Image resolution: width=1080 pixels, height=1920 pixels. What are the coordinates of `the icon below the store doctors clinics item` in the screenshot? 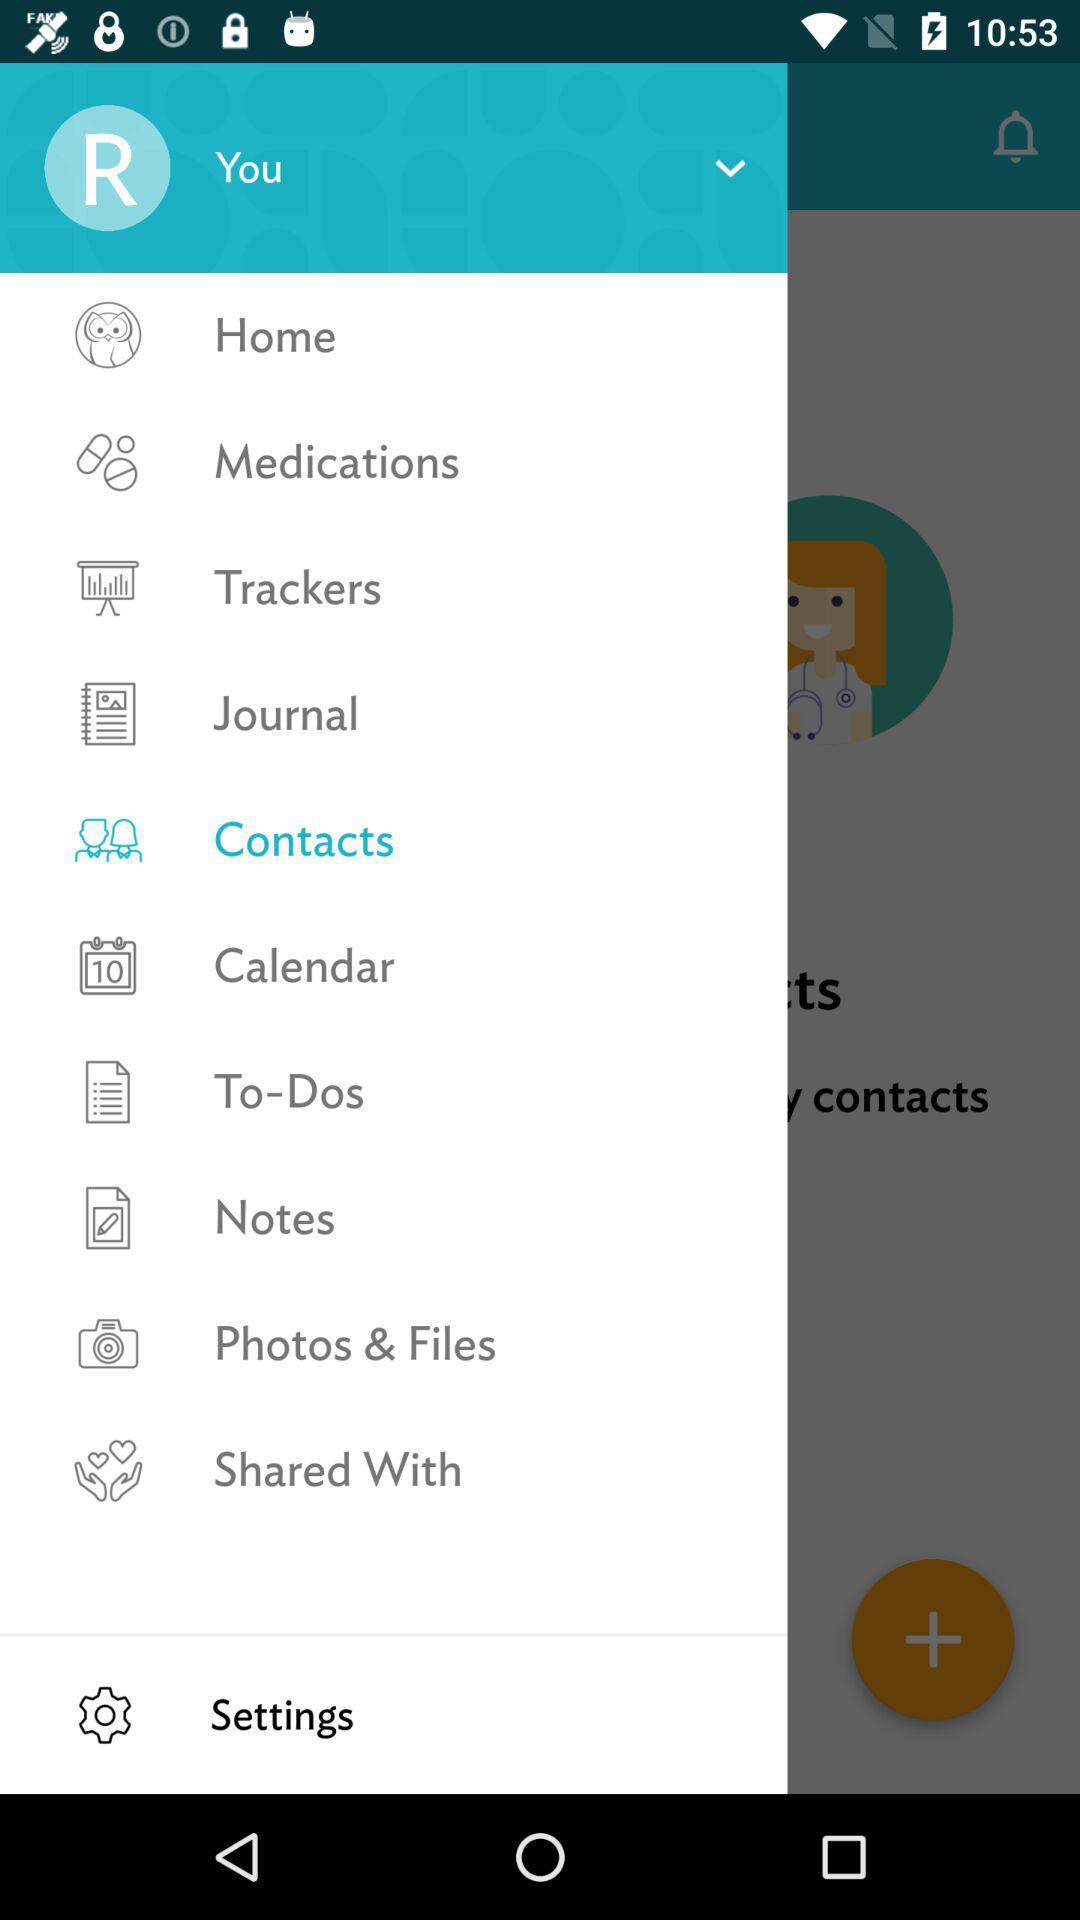 It's located at (540, 1311).